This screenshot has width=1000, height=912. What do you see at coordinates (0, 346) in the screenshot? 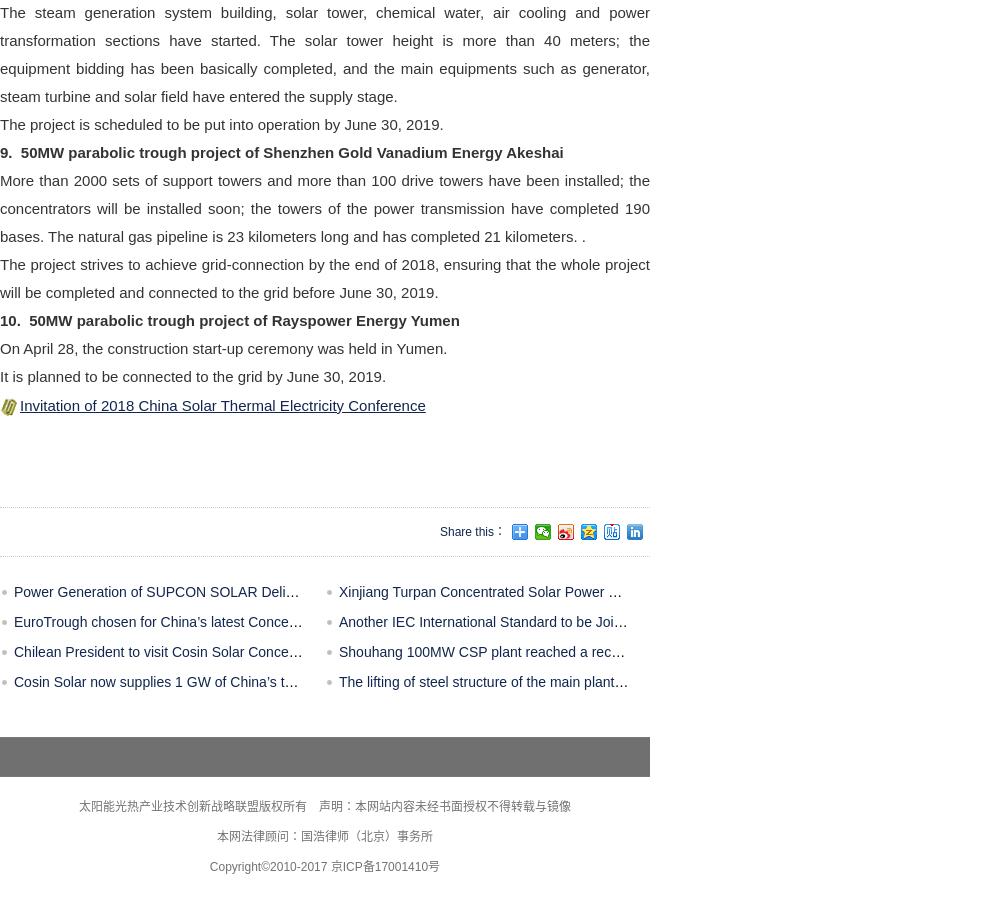
I see `'On April 28, the construction start-up ceremony was held in Yumen.'` at bounding box center [0, 346].